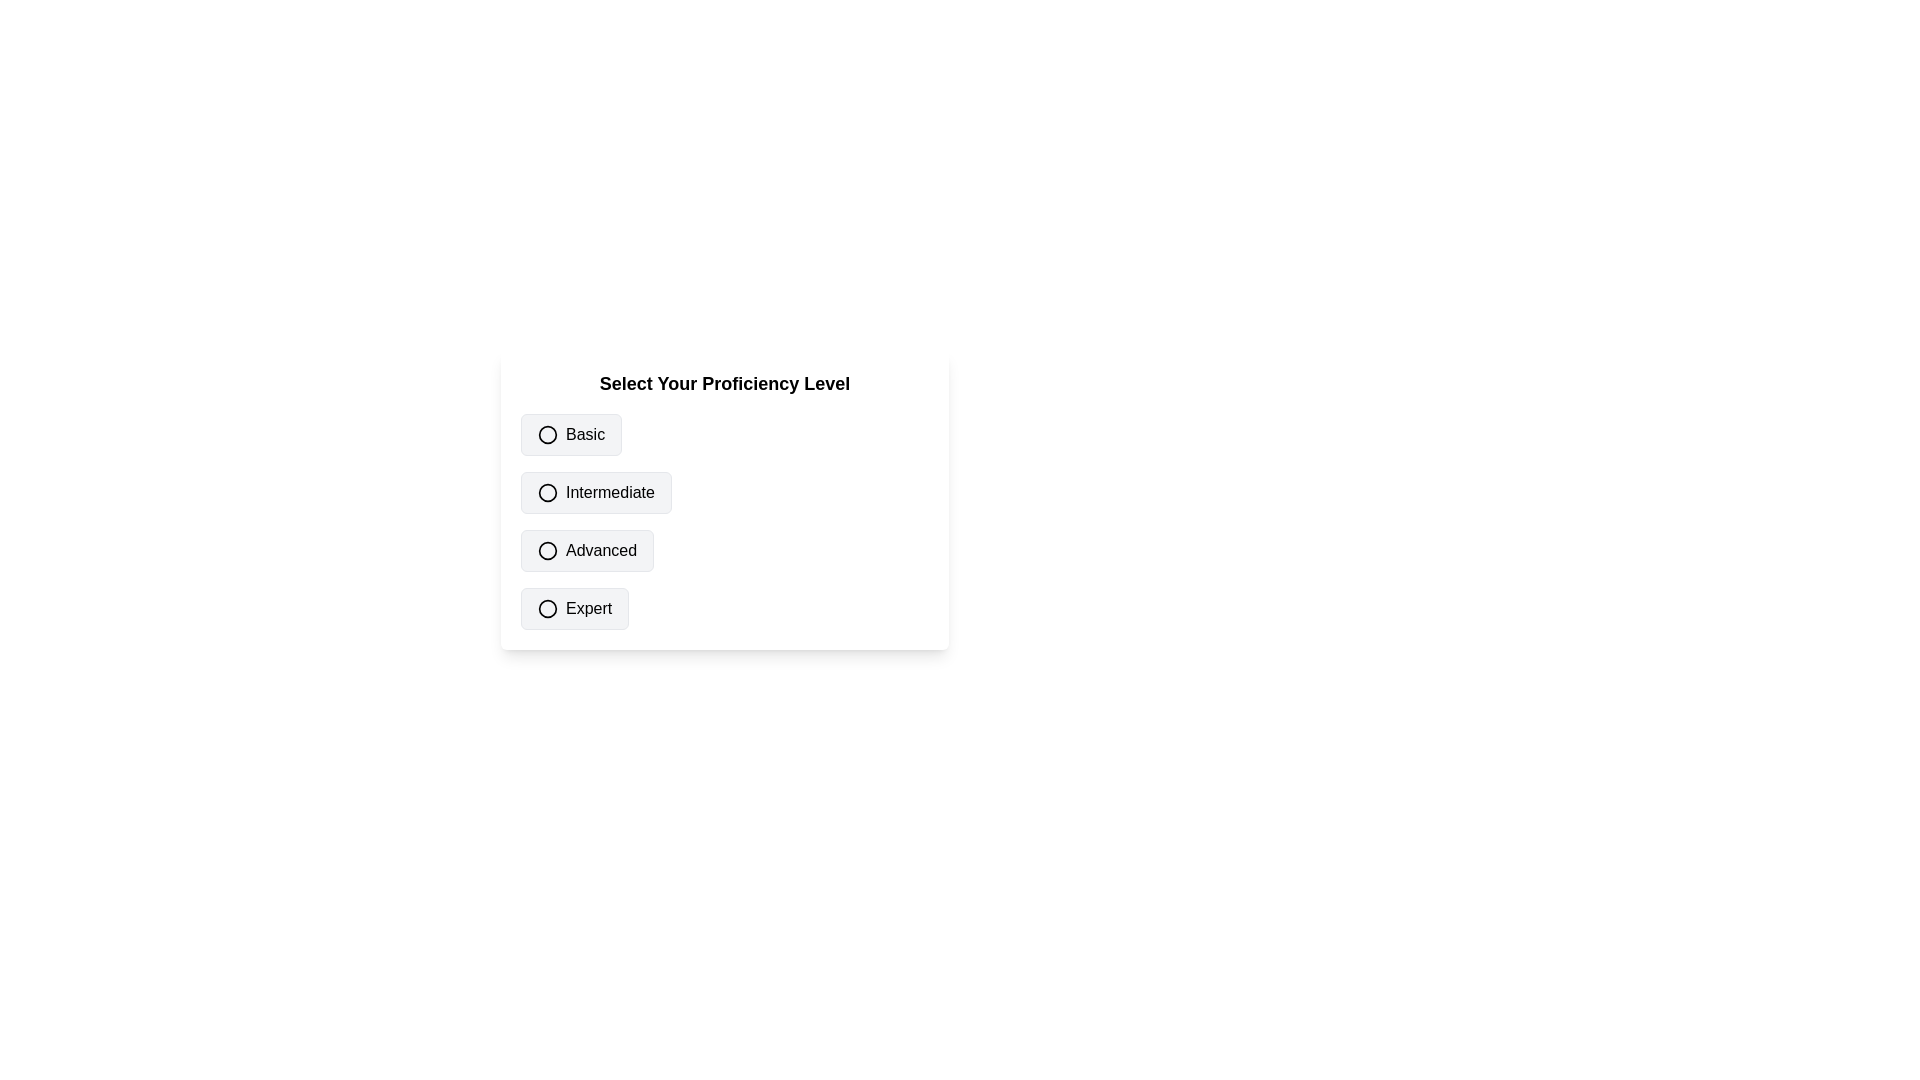 This screenshot has height=1080, width=1920. I want to click on the radio button for the 'Basic' proficiency level to trigger any highlighting effects, so click(547, 434).